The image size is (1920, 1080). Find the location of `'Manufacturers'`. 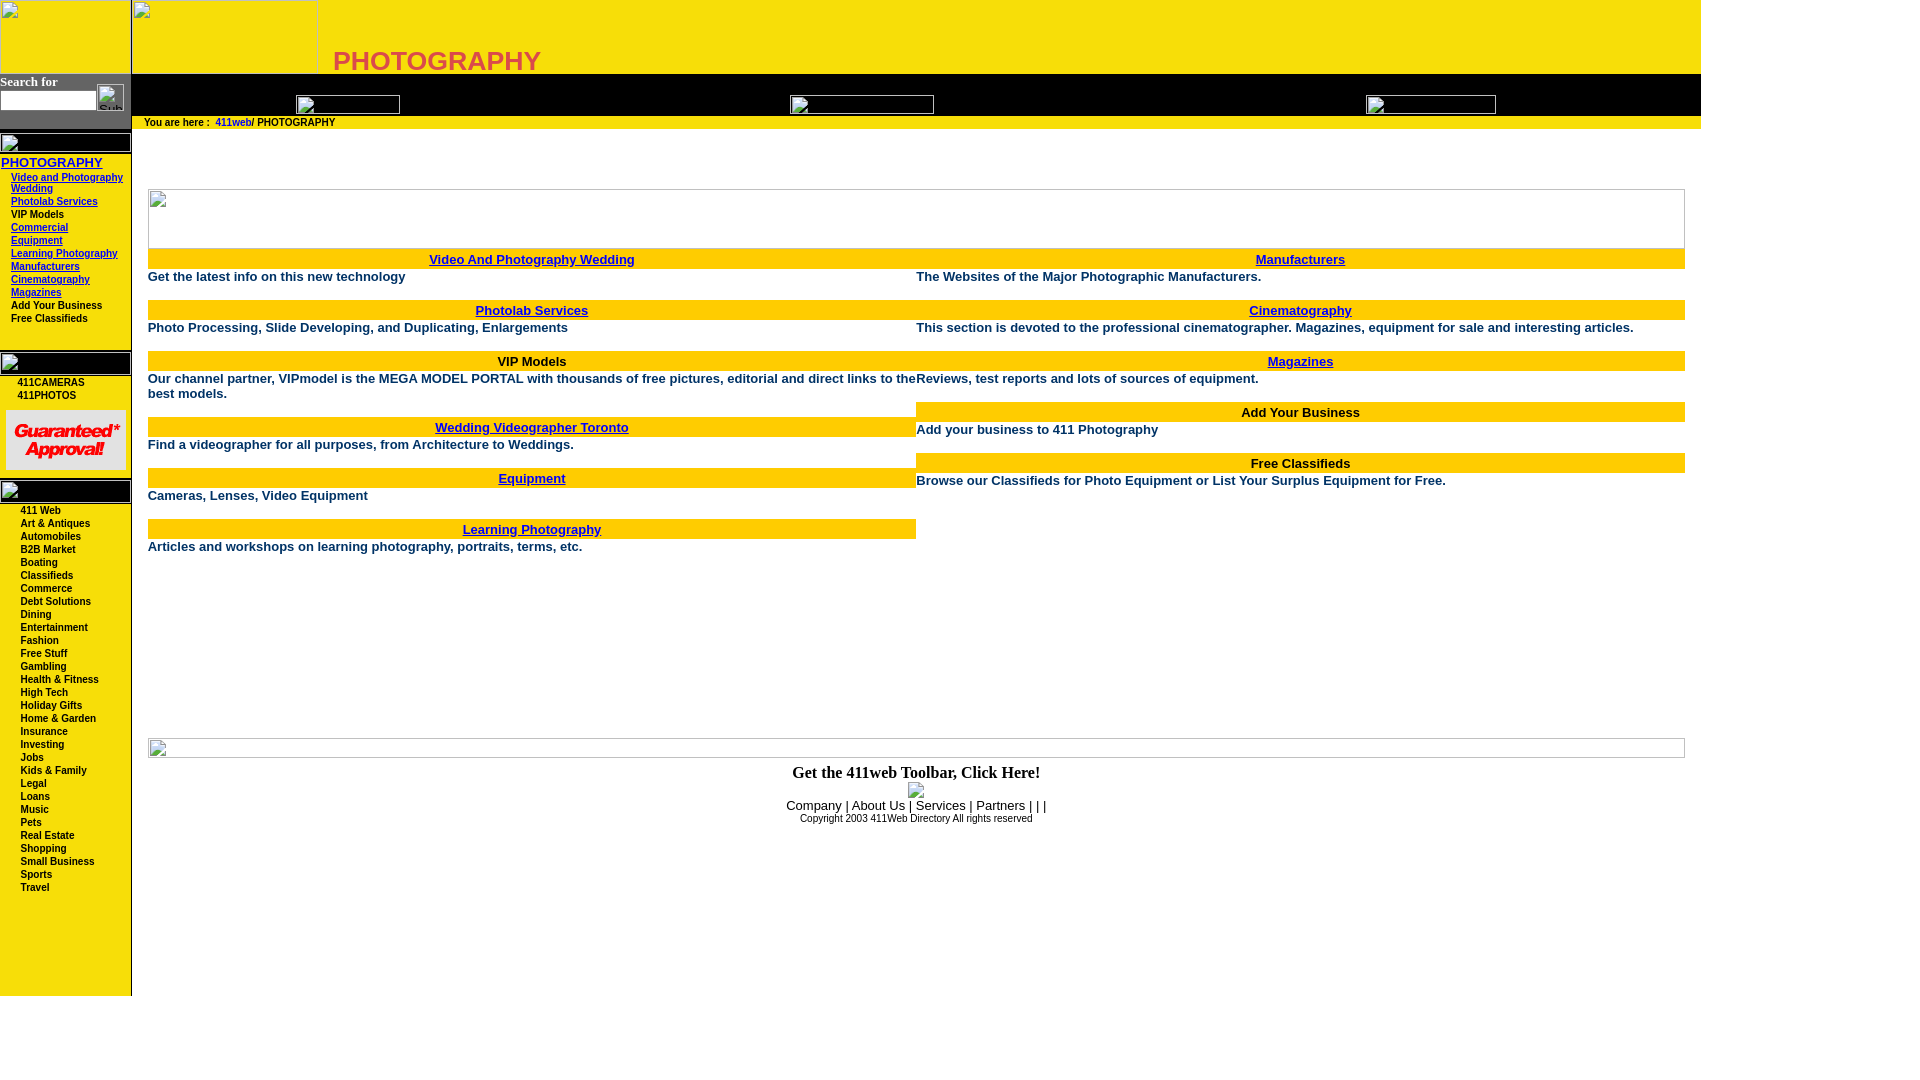

'Manufacturers' is located at coordinates (45, 265).